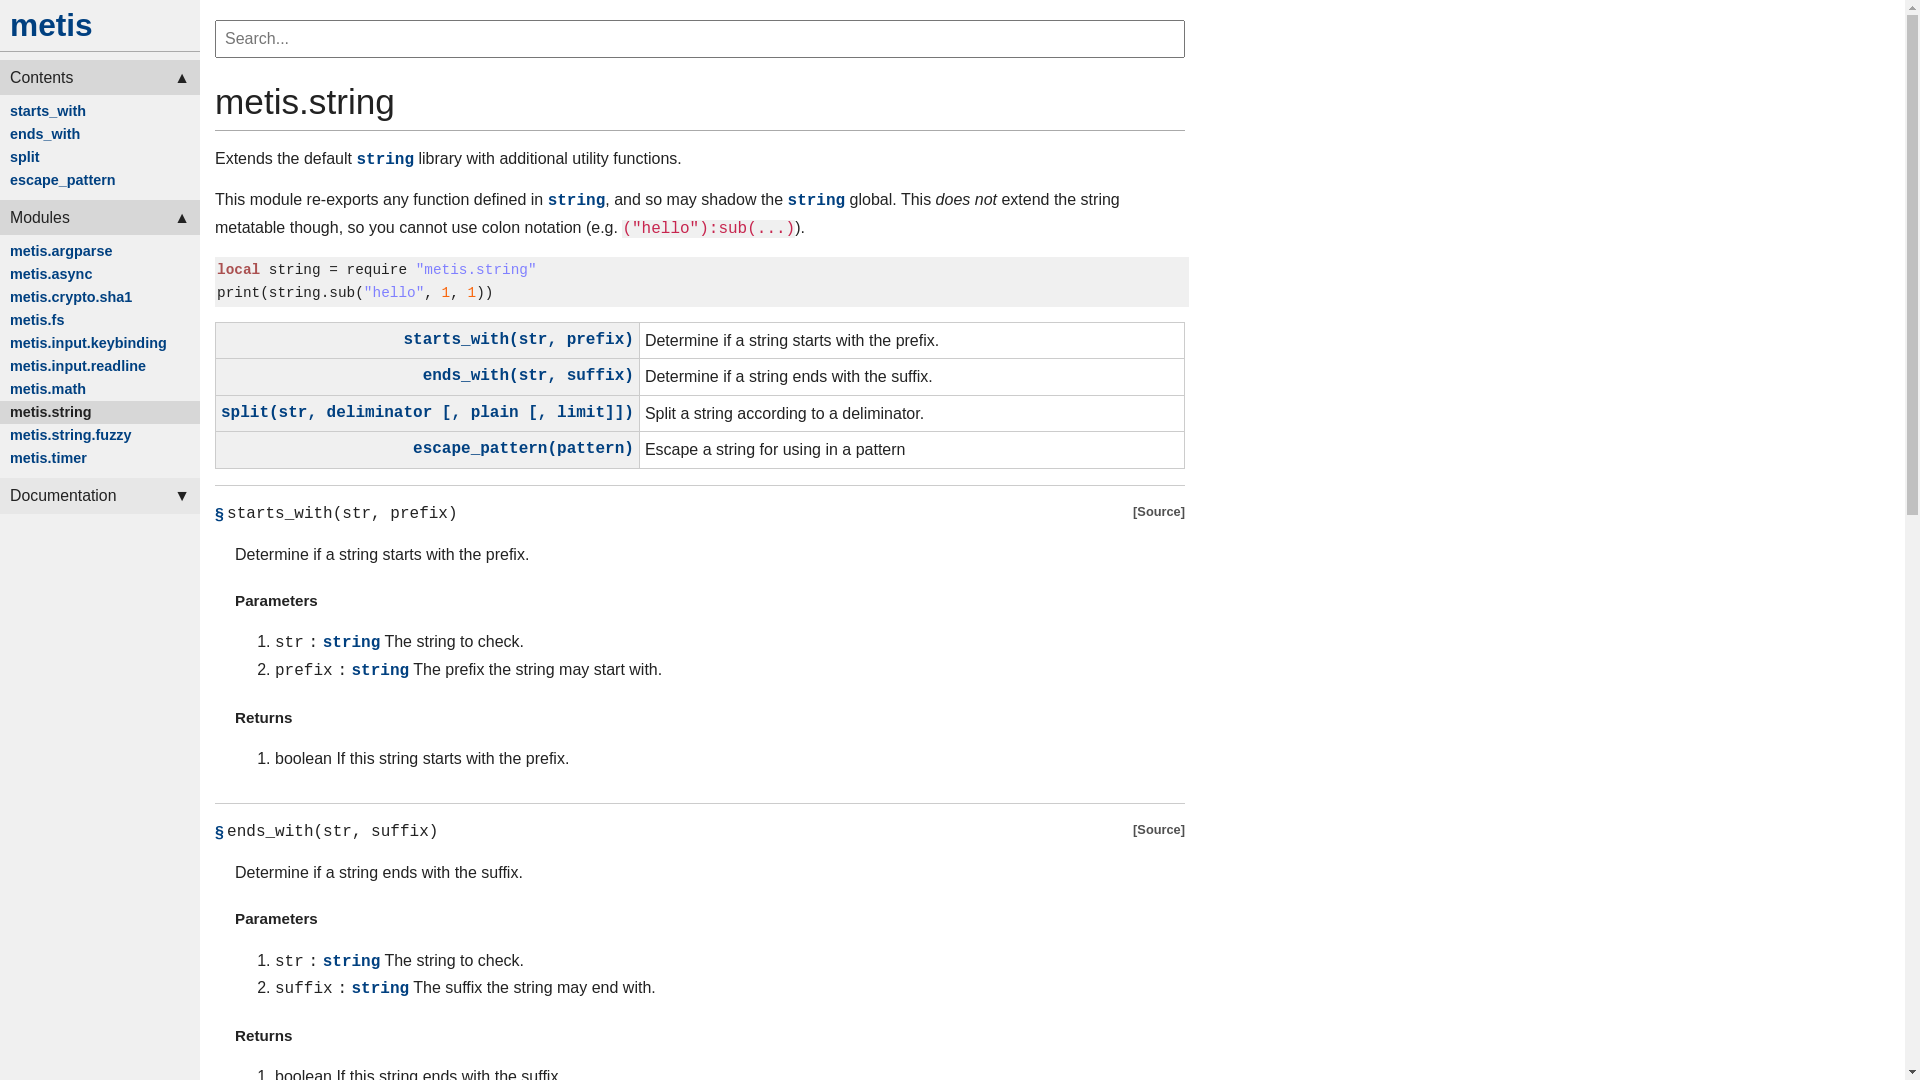 The height and width of the screenshot is (1080, 1920). I want to click on 'string', so click(379, 671).